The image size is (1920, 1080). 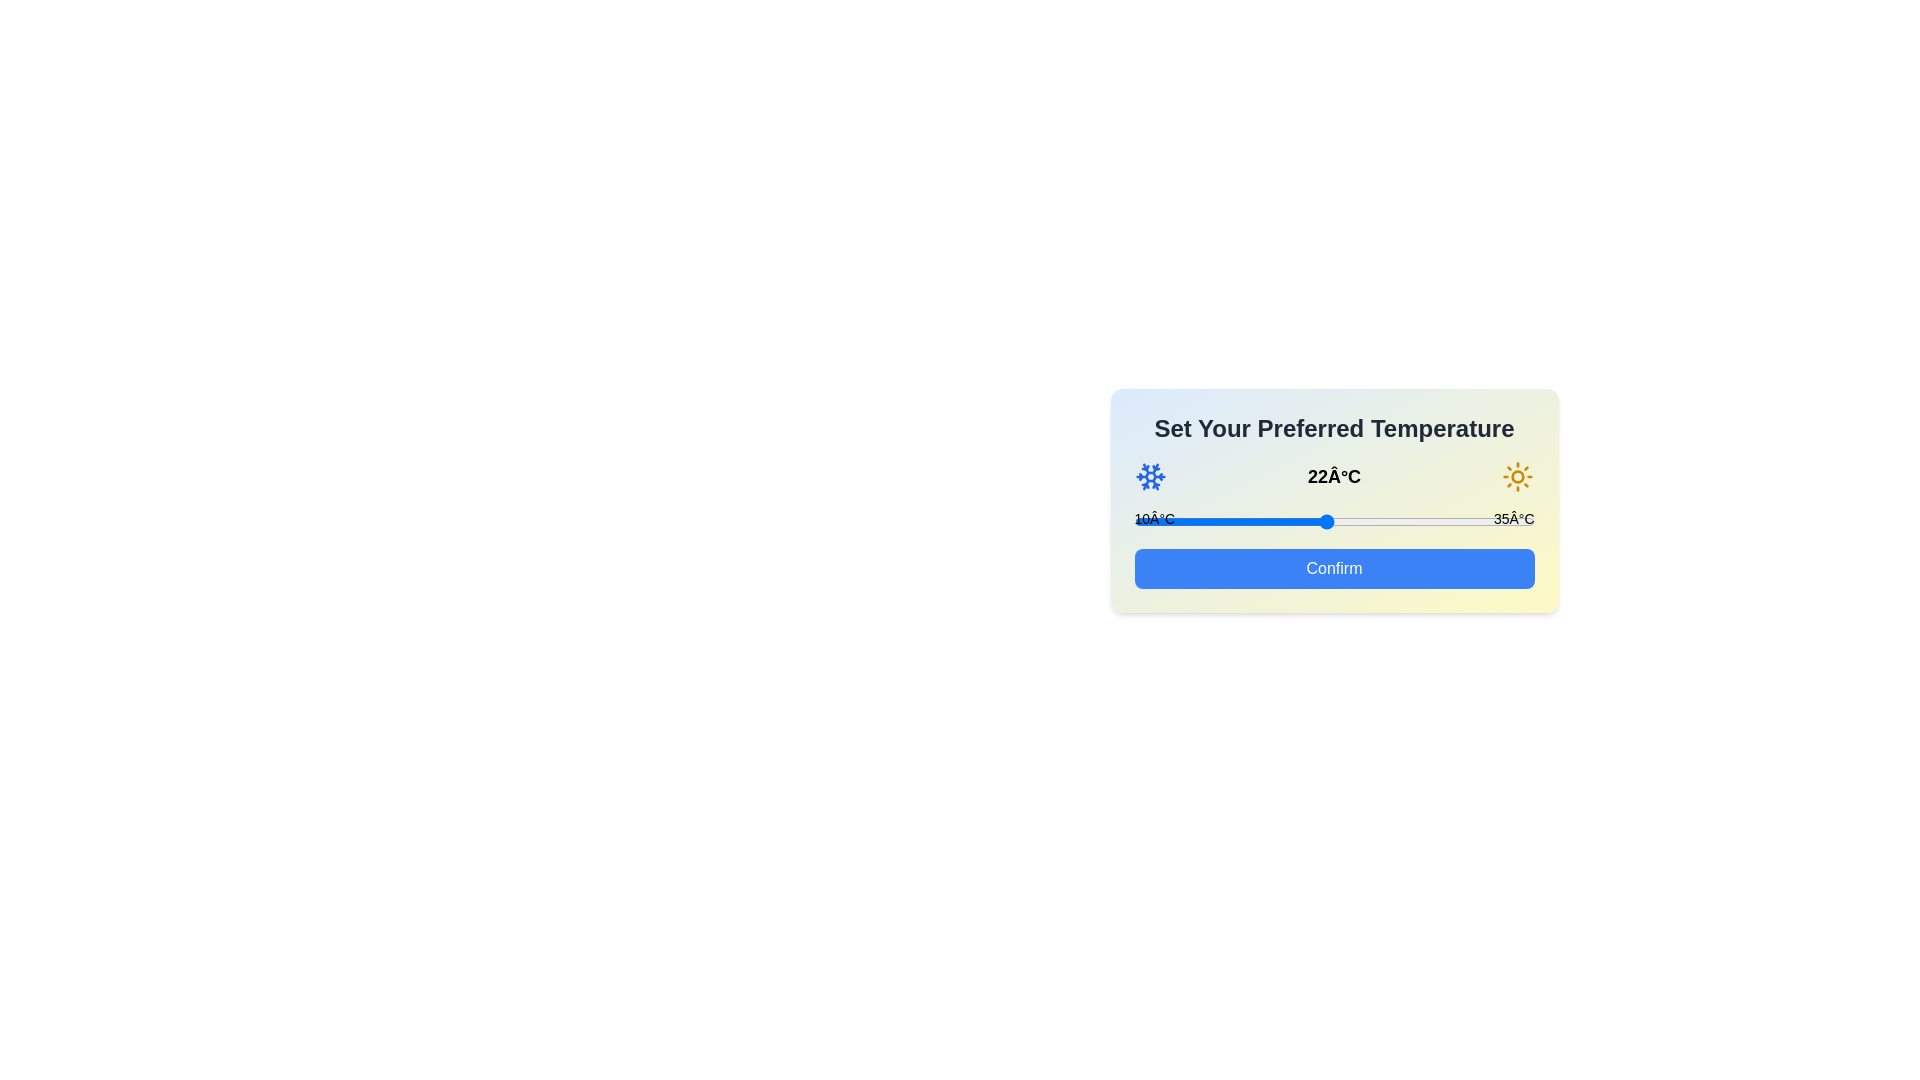 What do you see at coordinates (1334, 477) in the screenshot?
I see `the temperature text to select it` at bounding box center [1334, 477].